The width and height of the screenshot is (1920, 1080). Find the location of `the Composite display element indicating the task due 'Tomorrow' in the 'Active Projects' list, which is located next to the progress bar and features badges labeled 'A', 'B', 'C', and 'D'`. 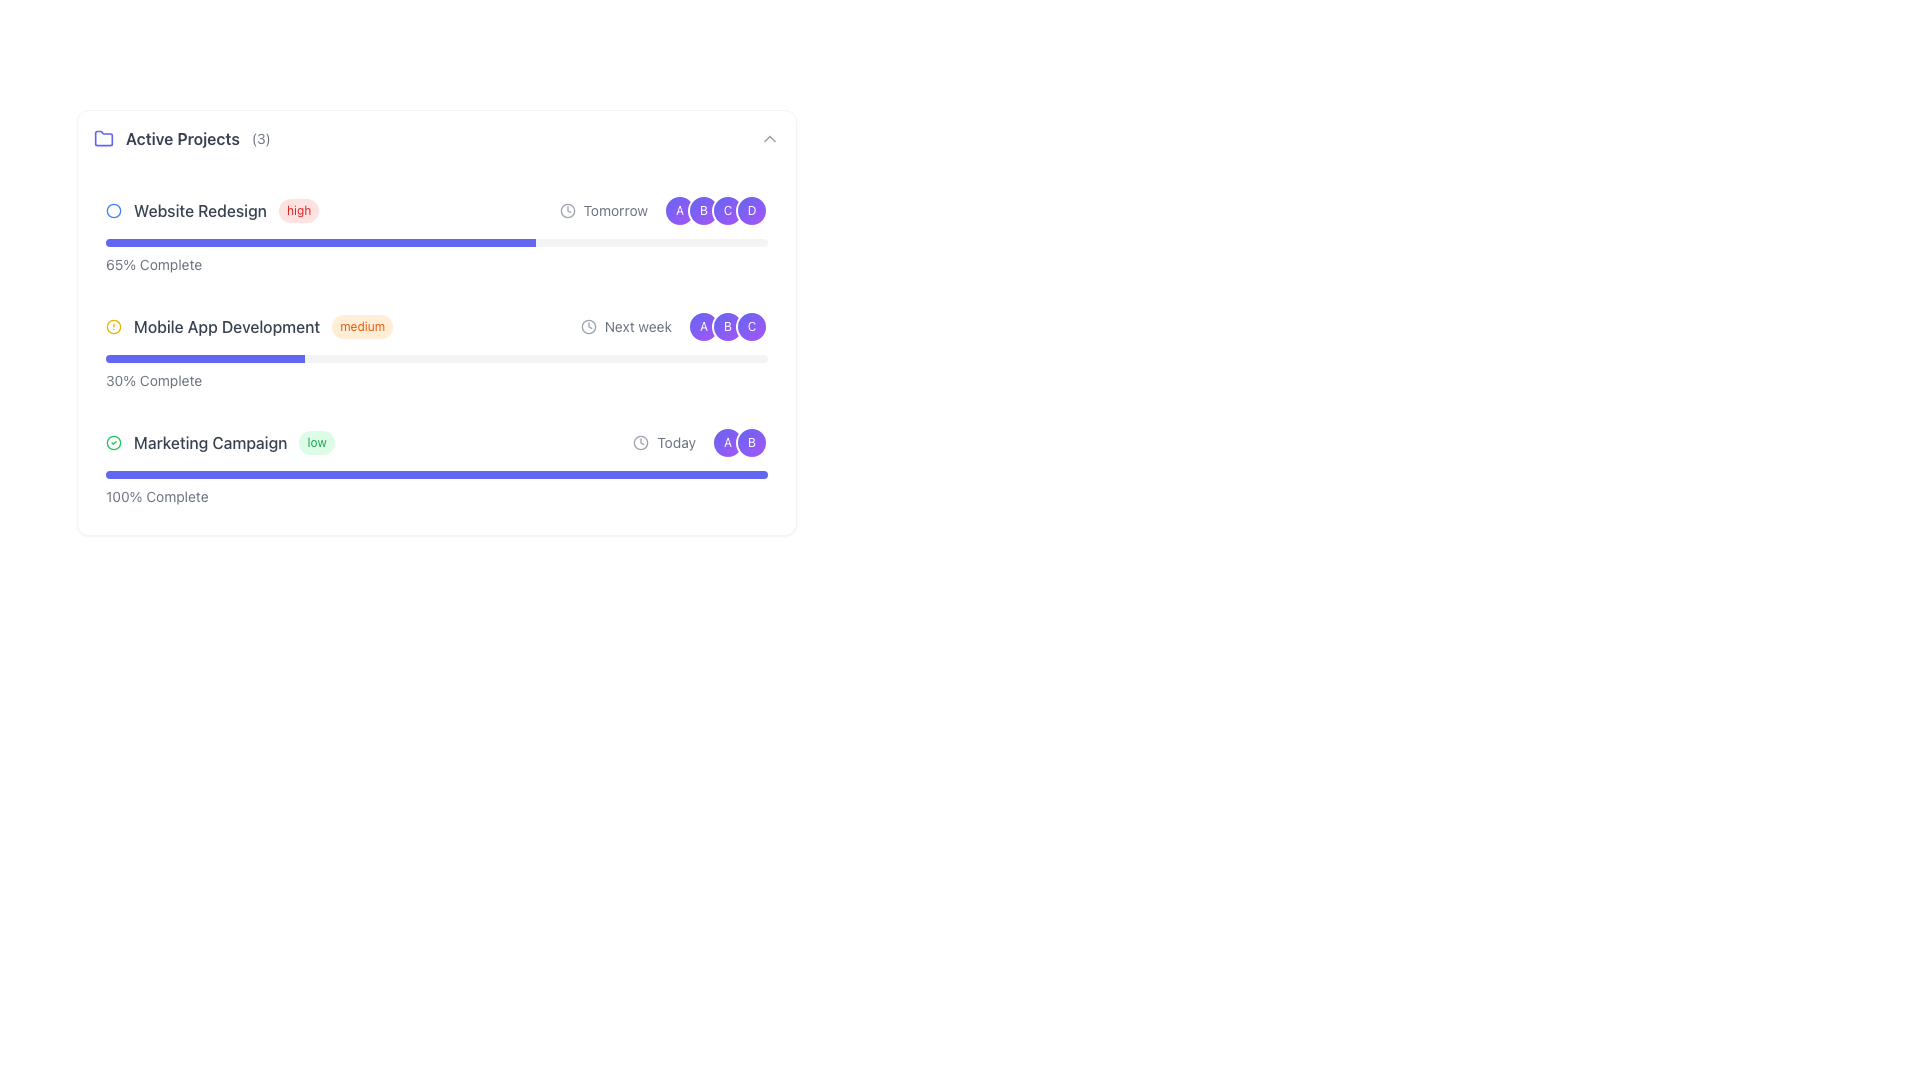

the Composite display element indicating the task due 'Tomorrow' in the 'Active Projects' list, which is located next to the progress bar and features badges labeled 'A', 'B', 'C', and 'D' is located at coordinates (663, 211).